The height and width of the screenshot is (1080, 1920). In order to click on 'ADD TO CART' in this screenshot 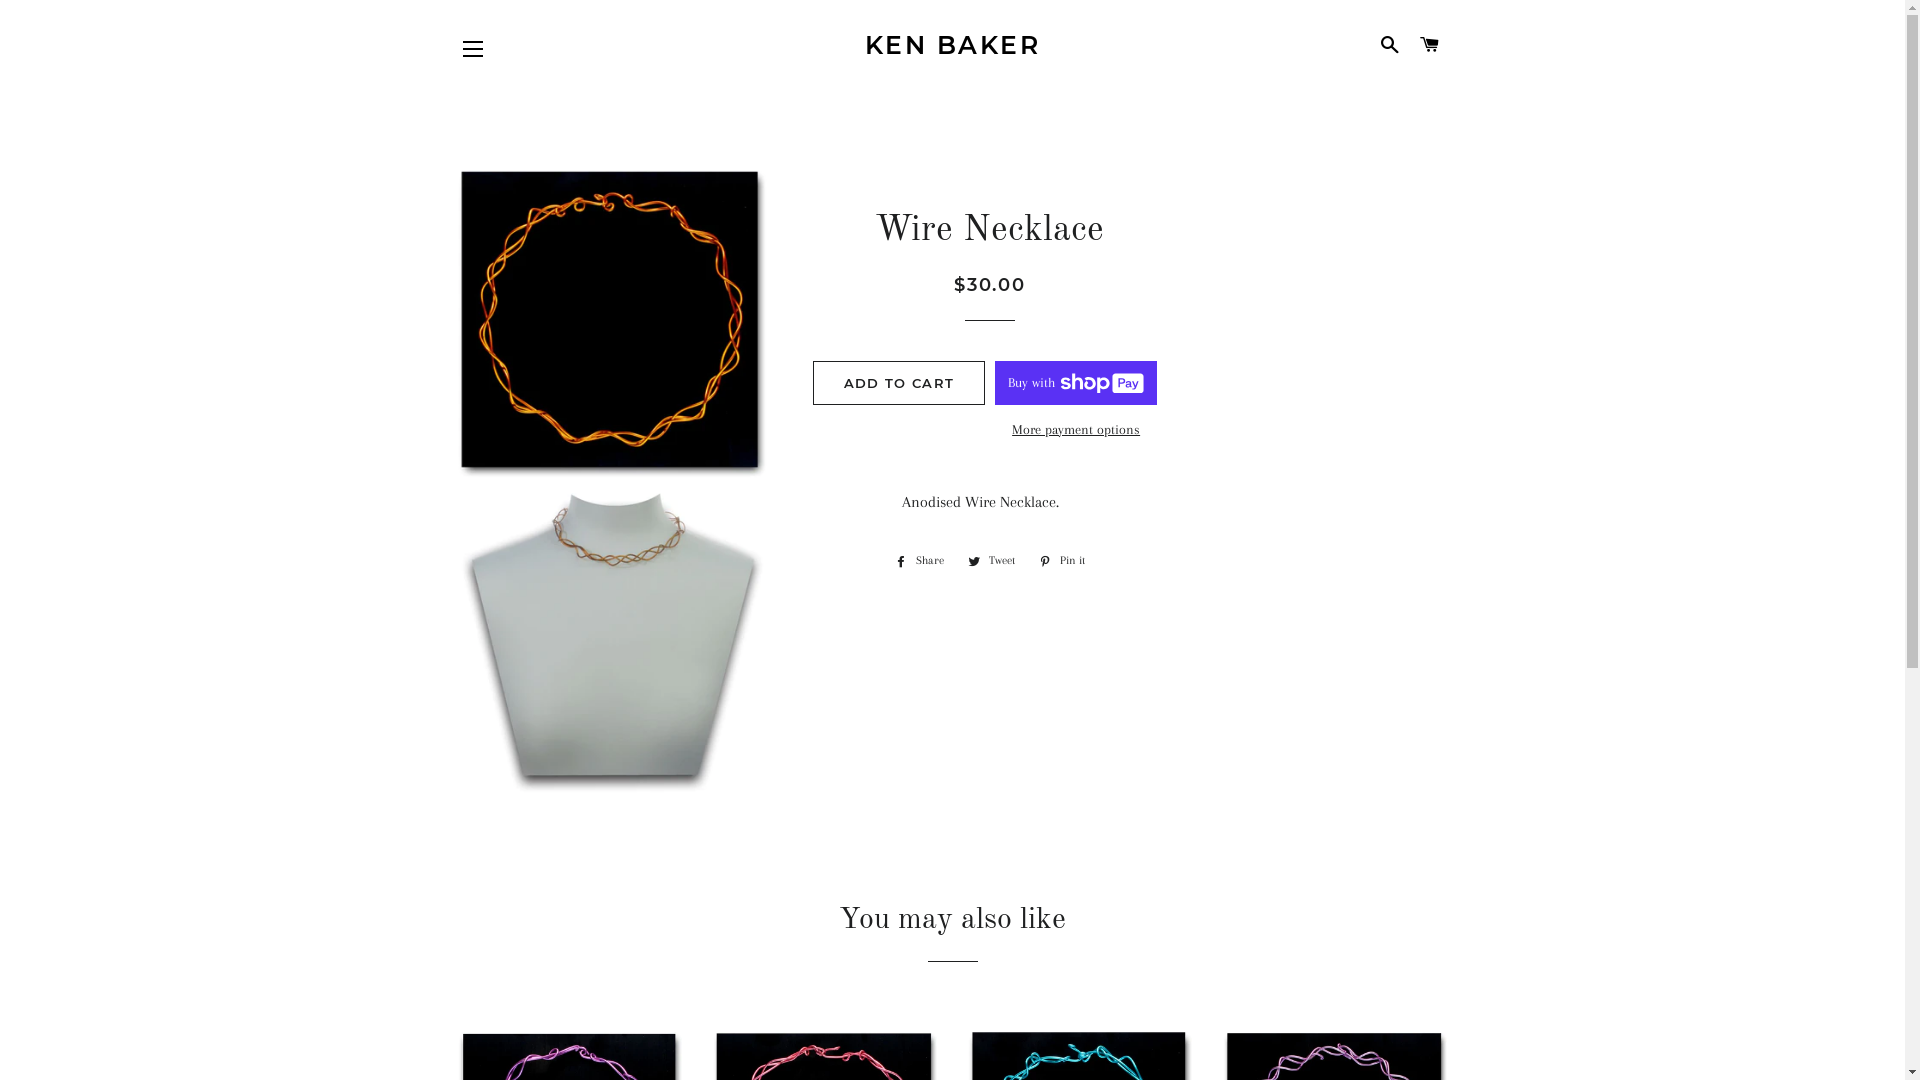, I will do `click(897, 382)`.